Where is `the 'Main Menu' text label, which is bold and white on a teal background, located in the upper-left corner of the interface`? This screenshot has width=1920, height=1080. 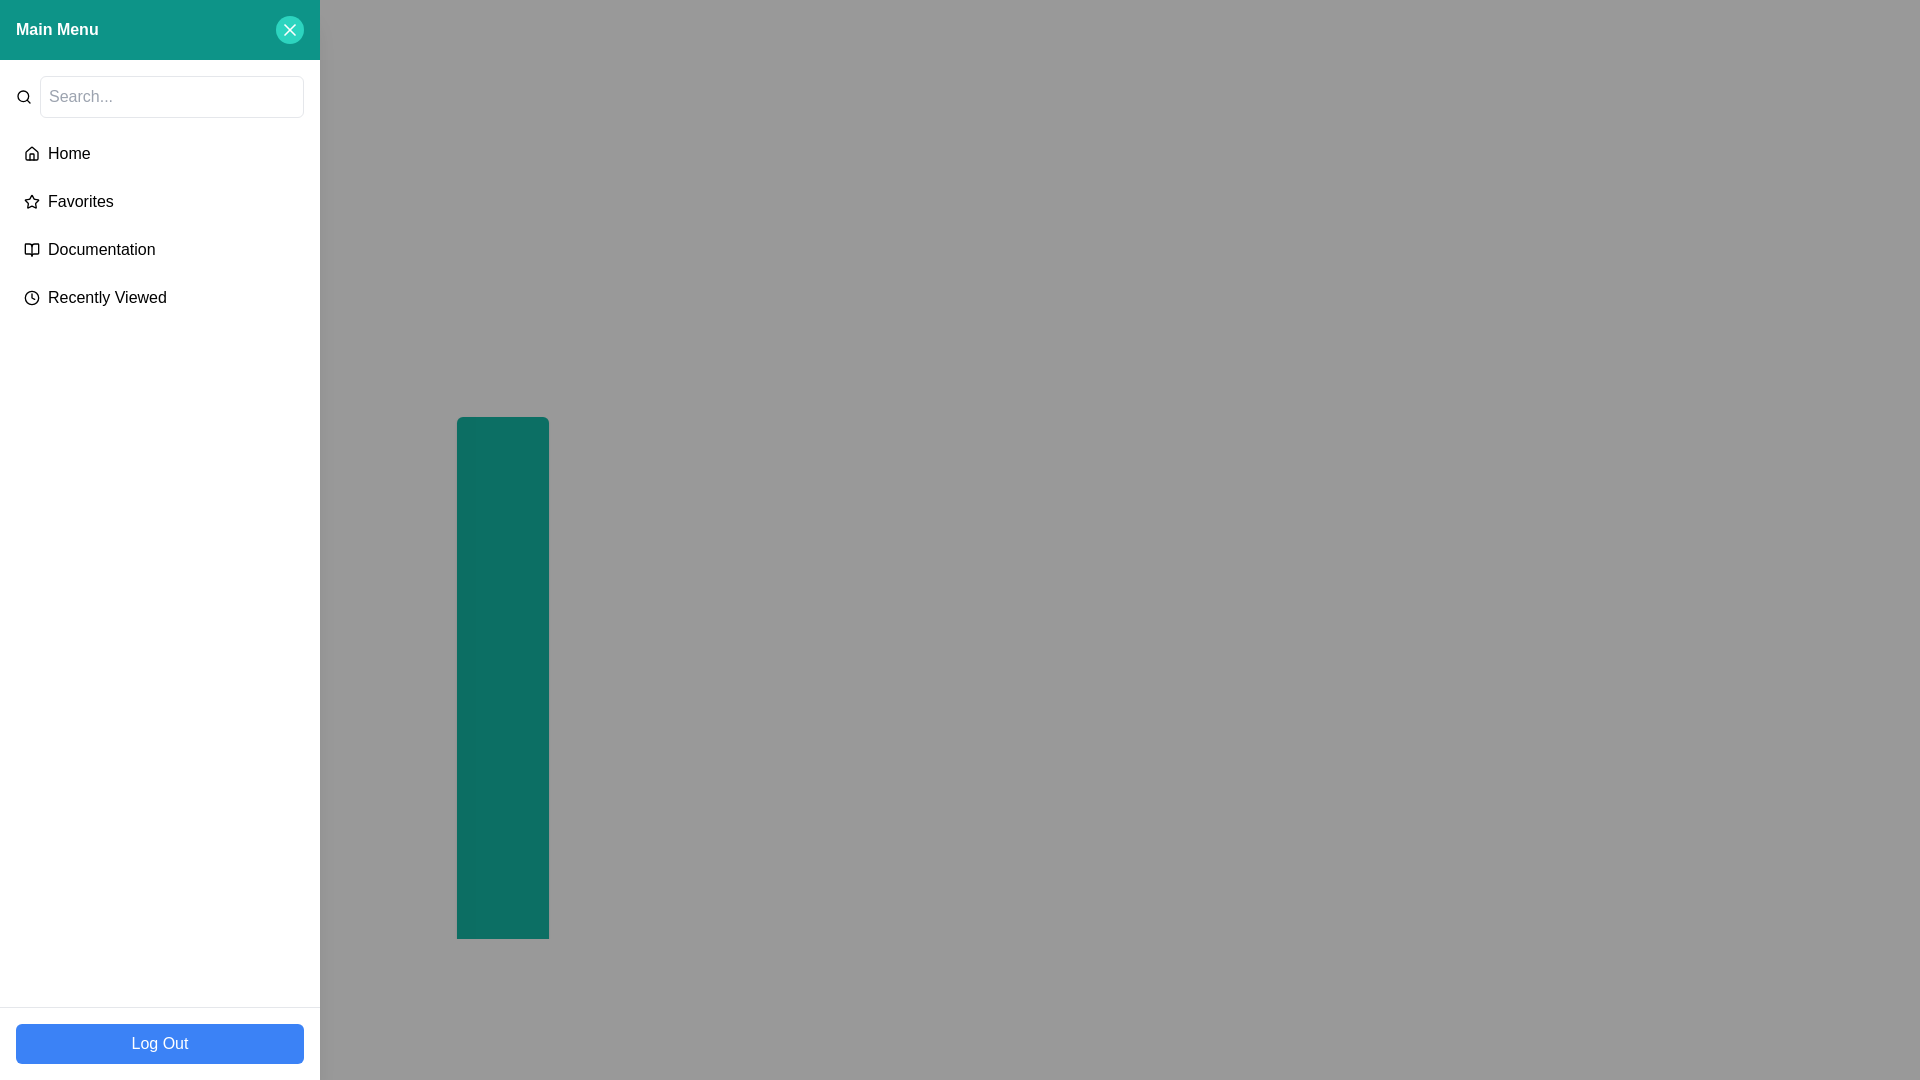
the 'Main Menu' text label, which is bold and white on a teal background, located in the upper-left corner of the interface is located at coordinates (57, 30).